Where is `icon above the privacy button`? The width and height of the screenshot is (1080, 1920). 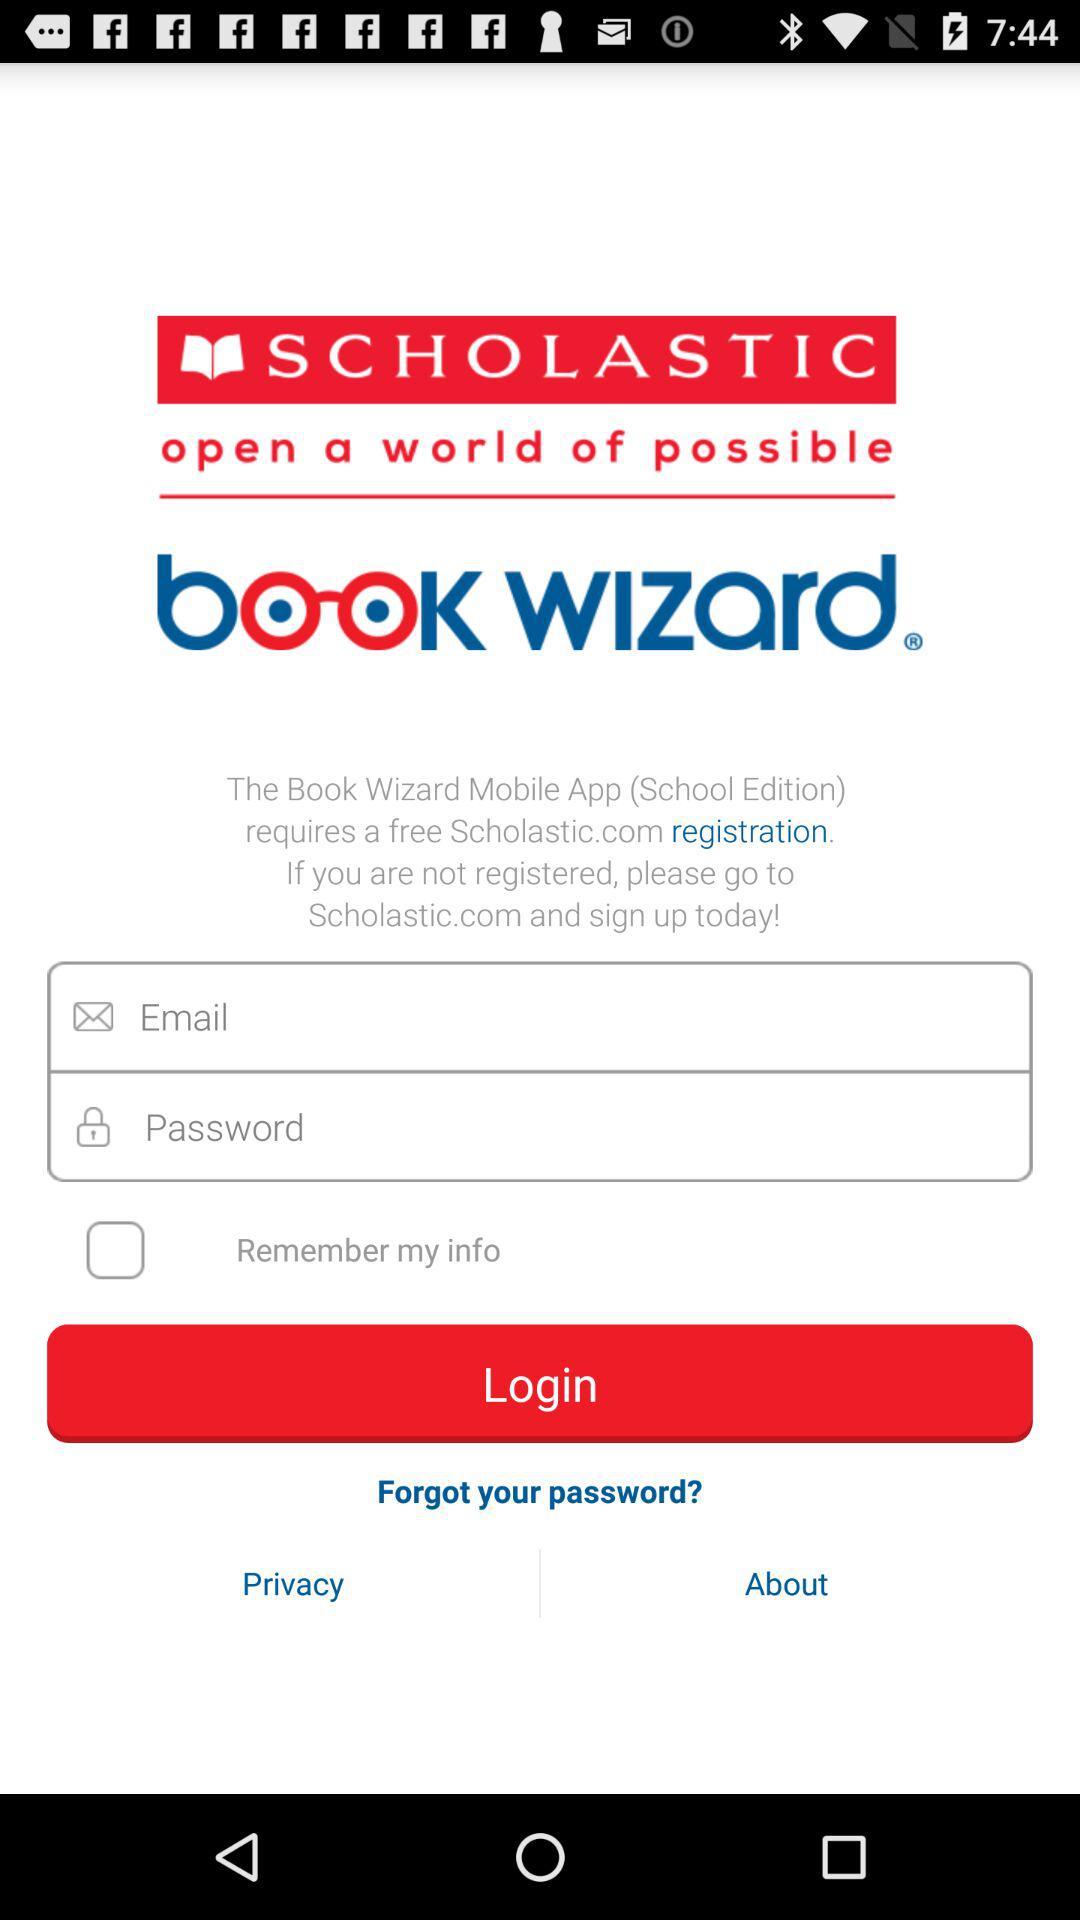 icon above the privacy button is located at coordinates (540, 1490).